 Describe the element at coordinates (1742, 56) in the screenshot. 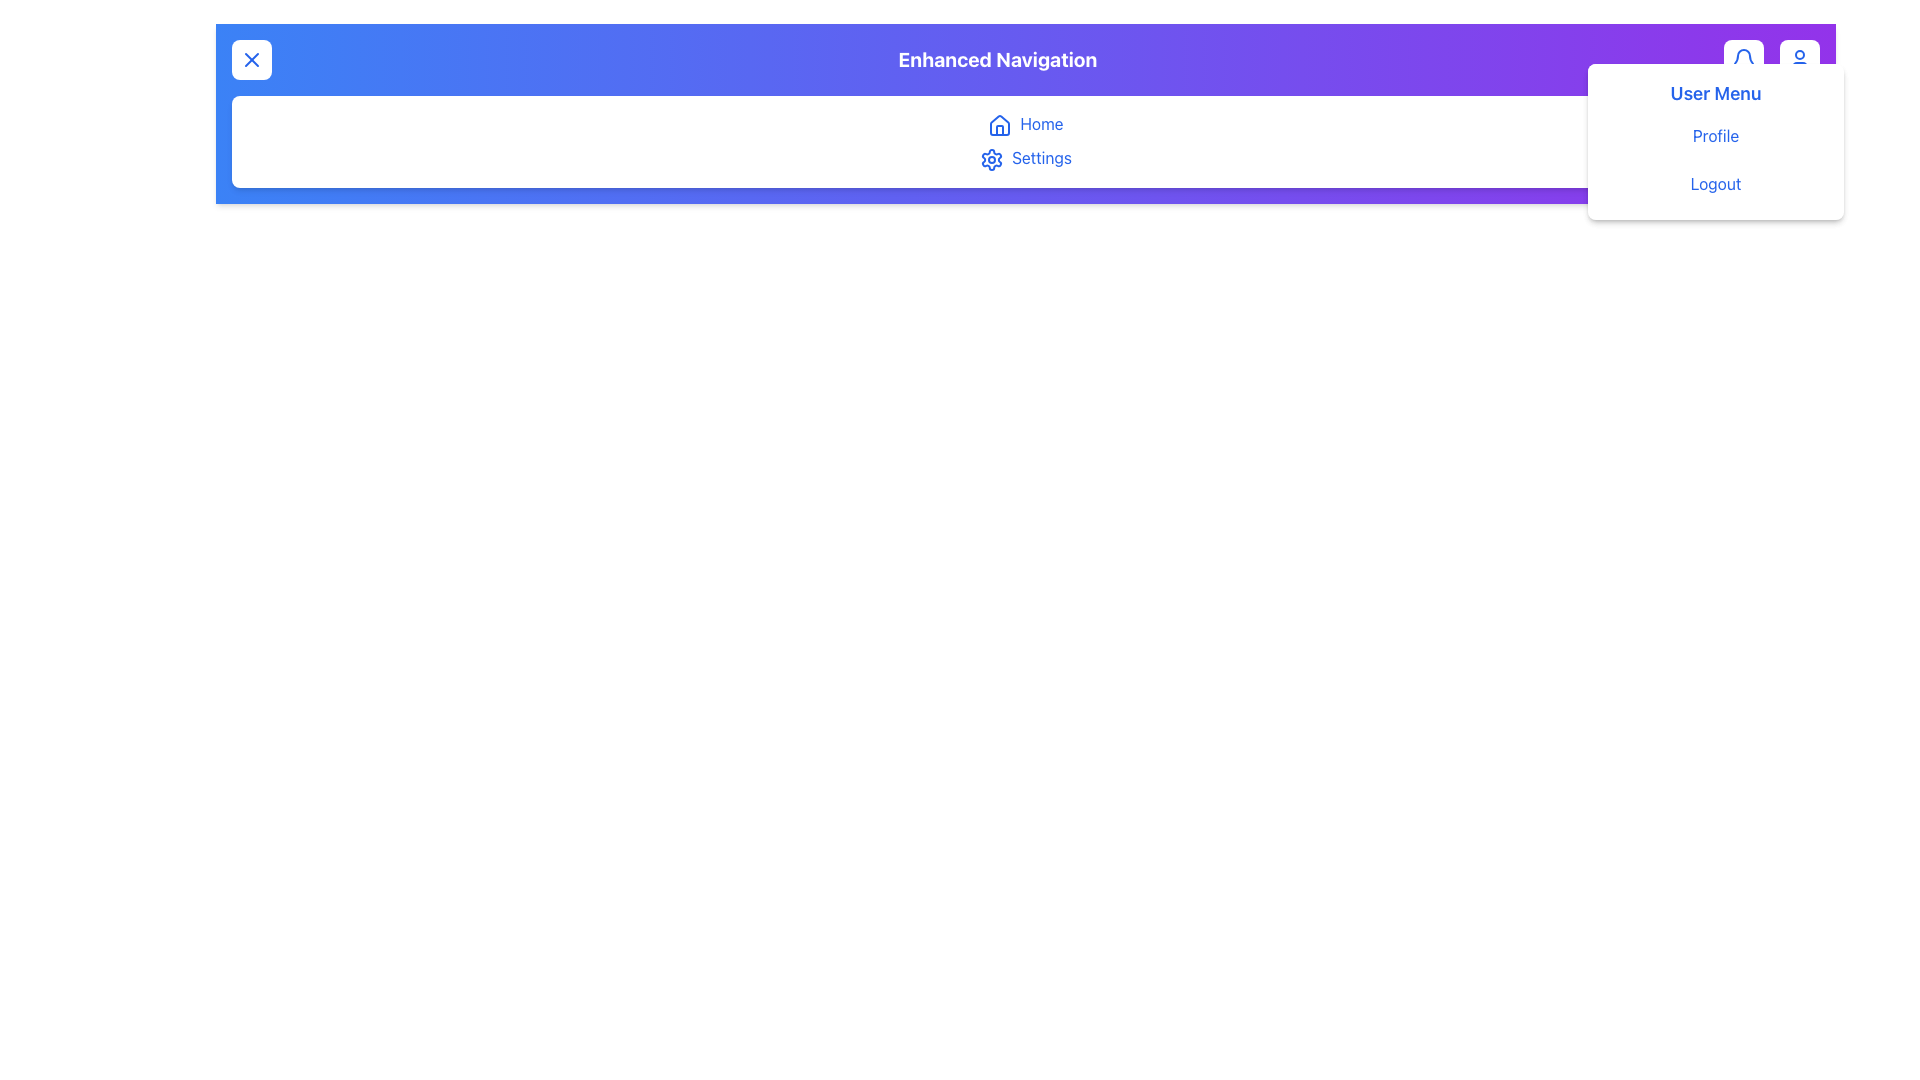

I see `the notification icon located in the top-right corner of the interface` at that location.